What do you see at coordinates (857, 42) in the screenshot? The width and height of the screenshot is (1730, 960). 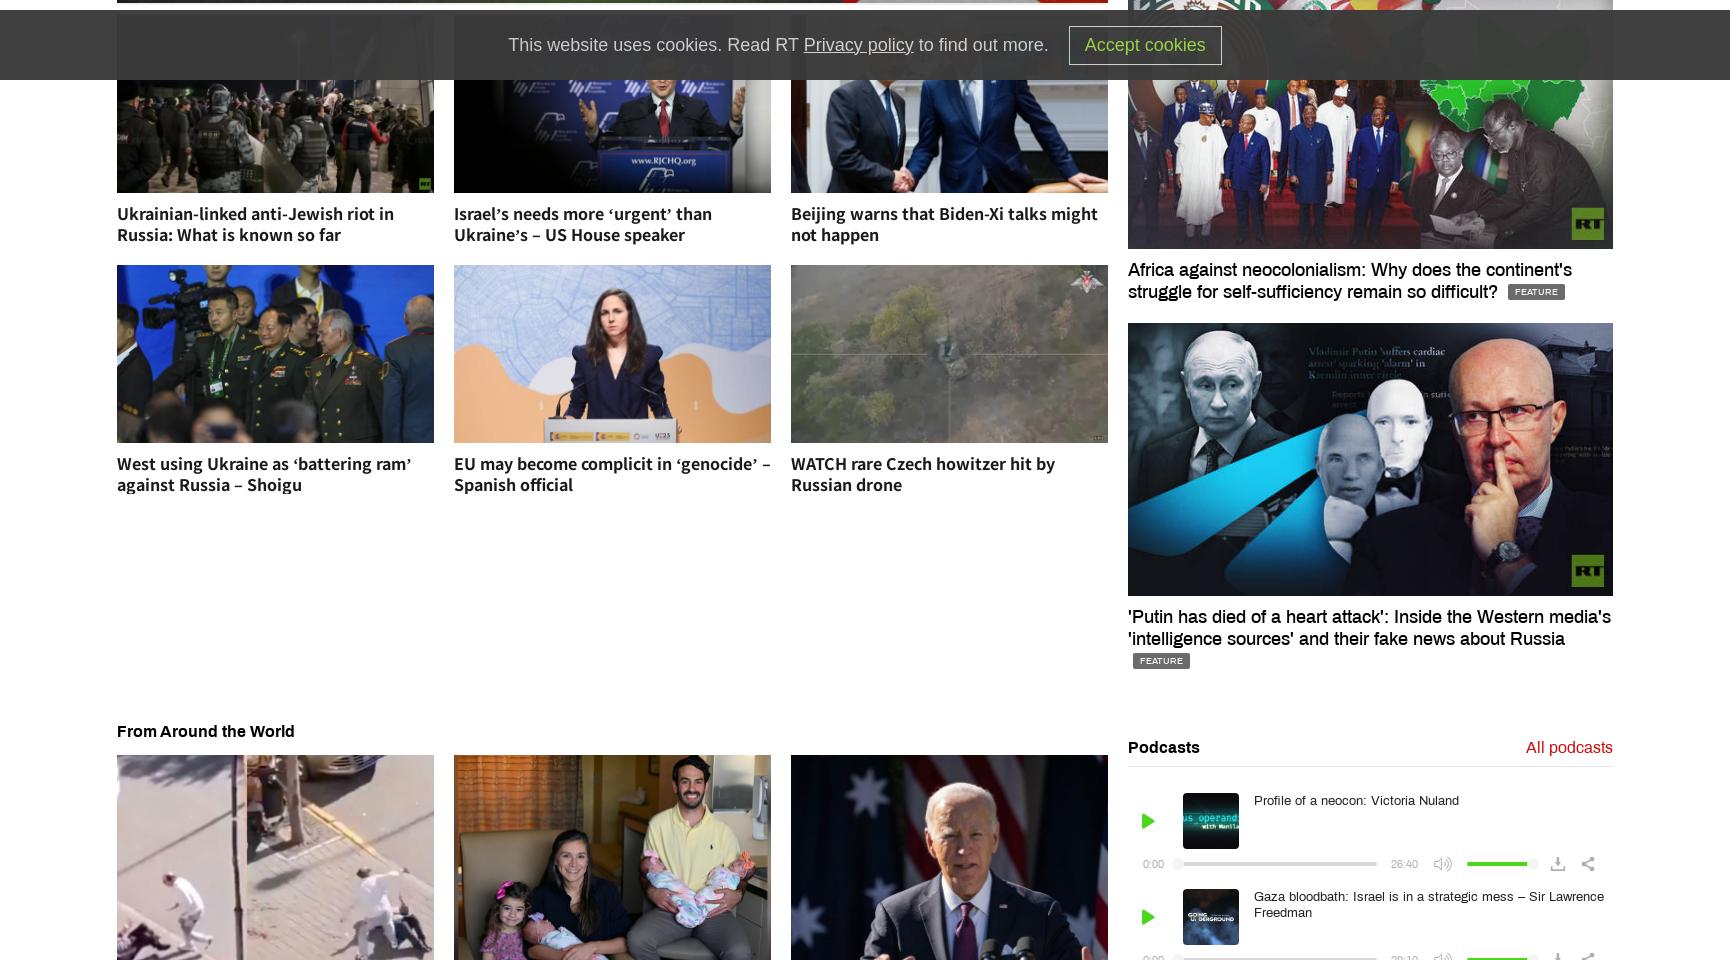 I see `'Privacy policy'` at bounding box center [857, 42].